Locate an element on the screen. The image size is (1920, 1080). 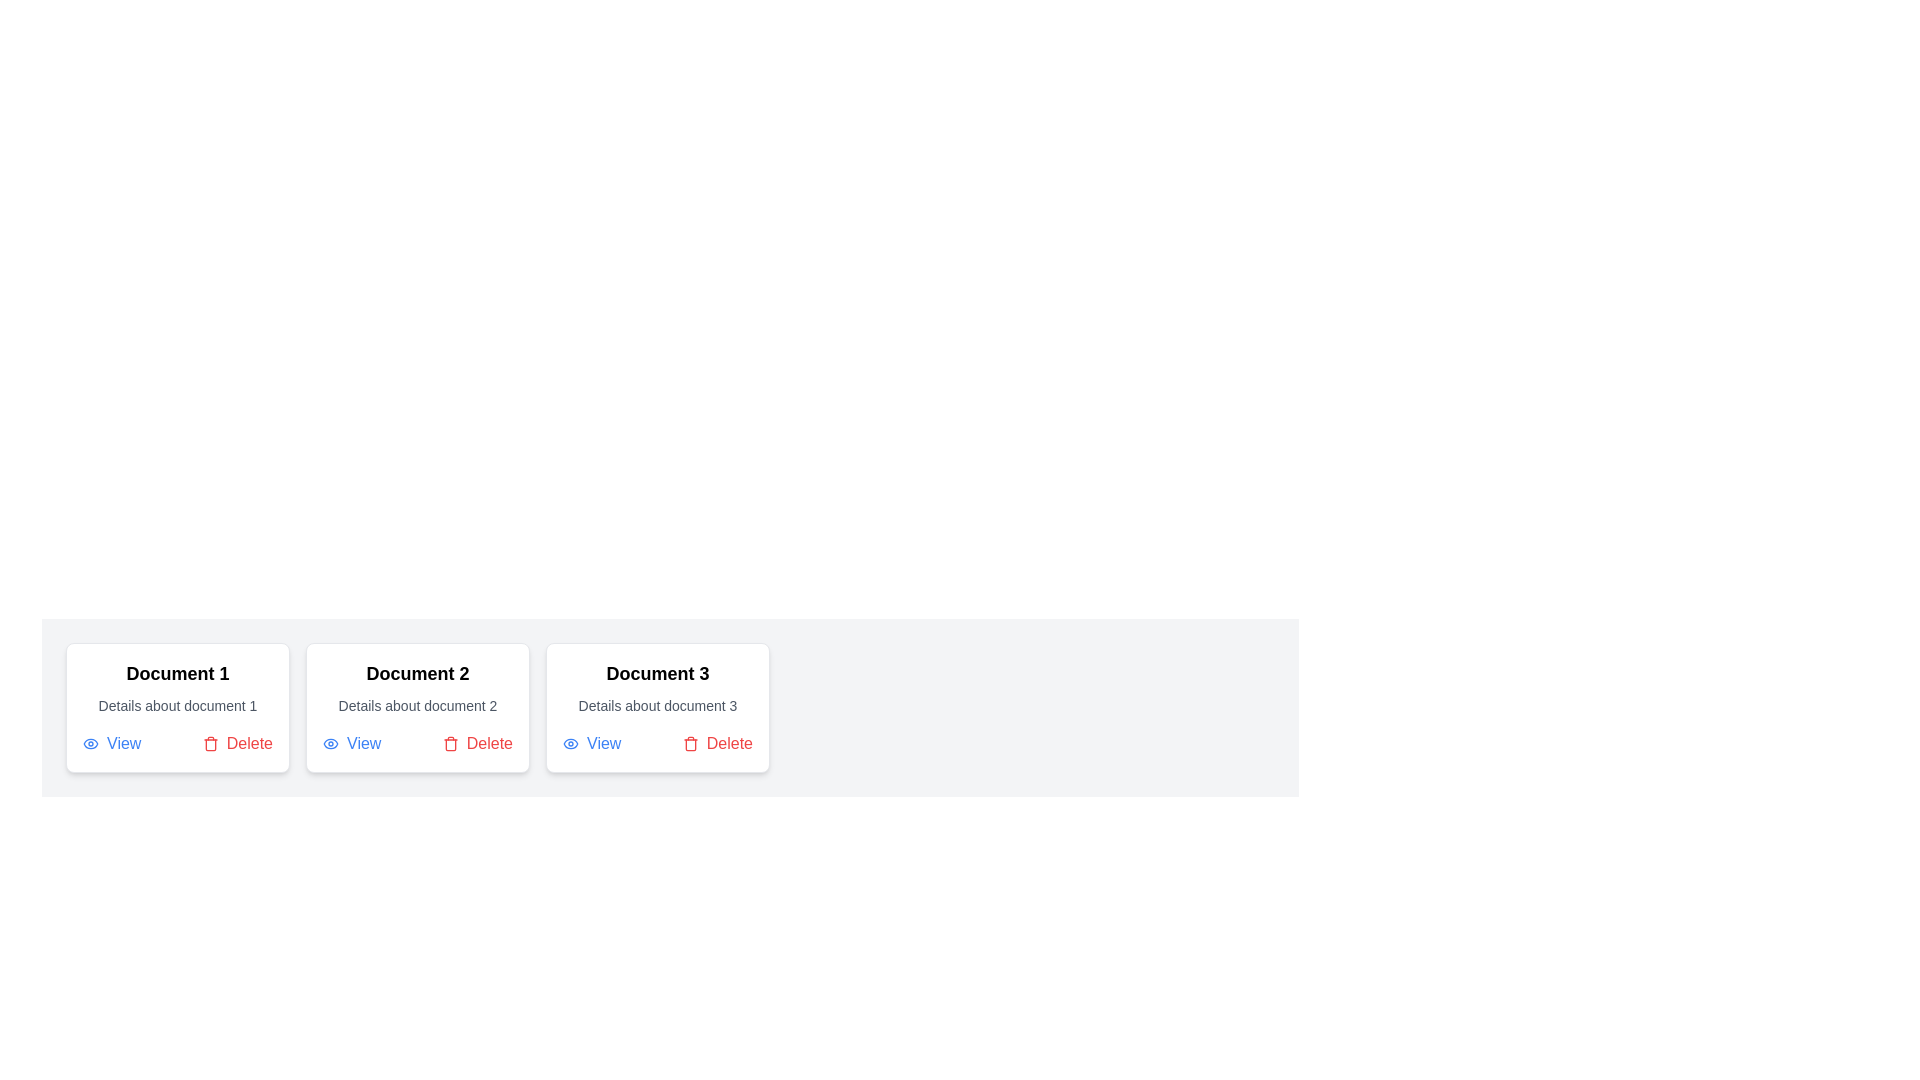
the blue 'View' button with an eye icon located in the bottom-left corner of the 'Document 1' card is located at coordinates (110, 744).